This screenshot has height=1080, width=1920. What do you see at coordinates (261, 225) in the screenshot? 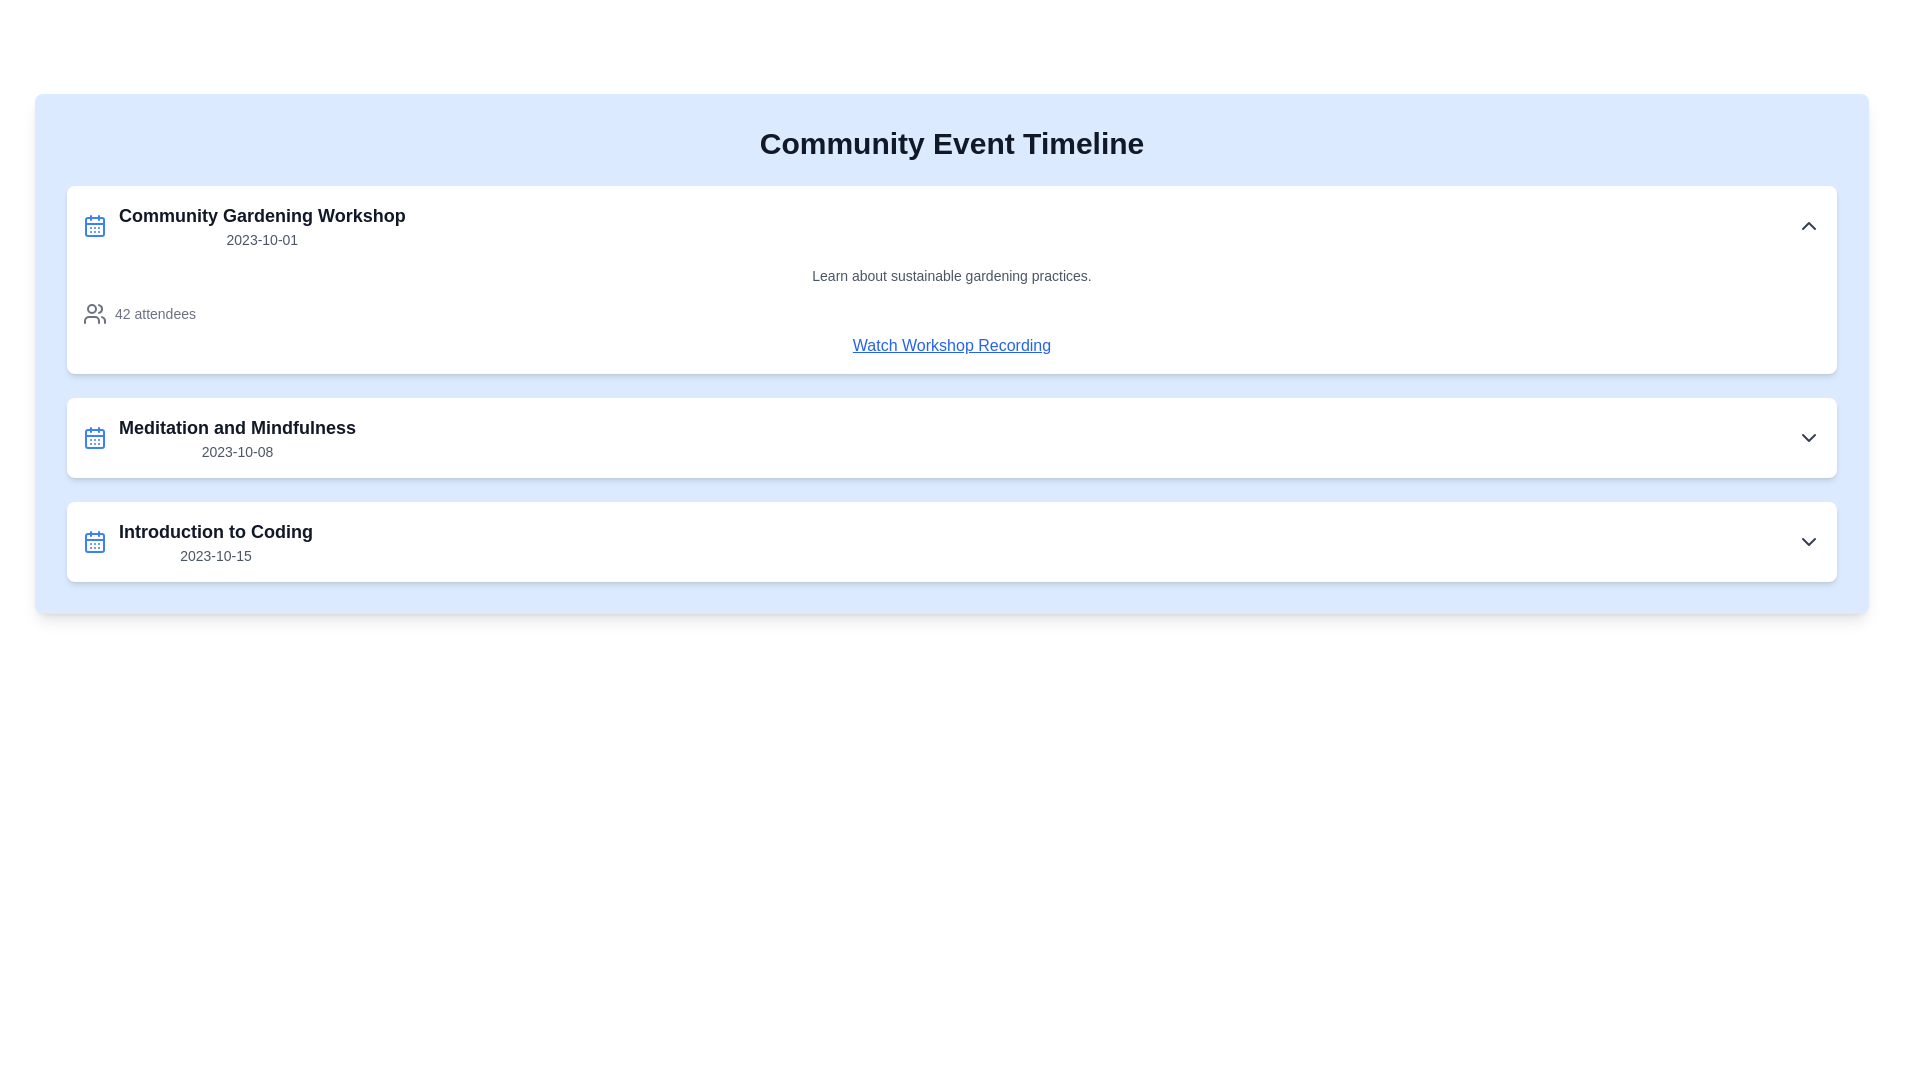
I see `title 'Community Gardening Workshop' and the date '2023-10-01' displayed in bold and gray font, respectively, located at the top of the first event card` at bounding box center [261, 225].